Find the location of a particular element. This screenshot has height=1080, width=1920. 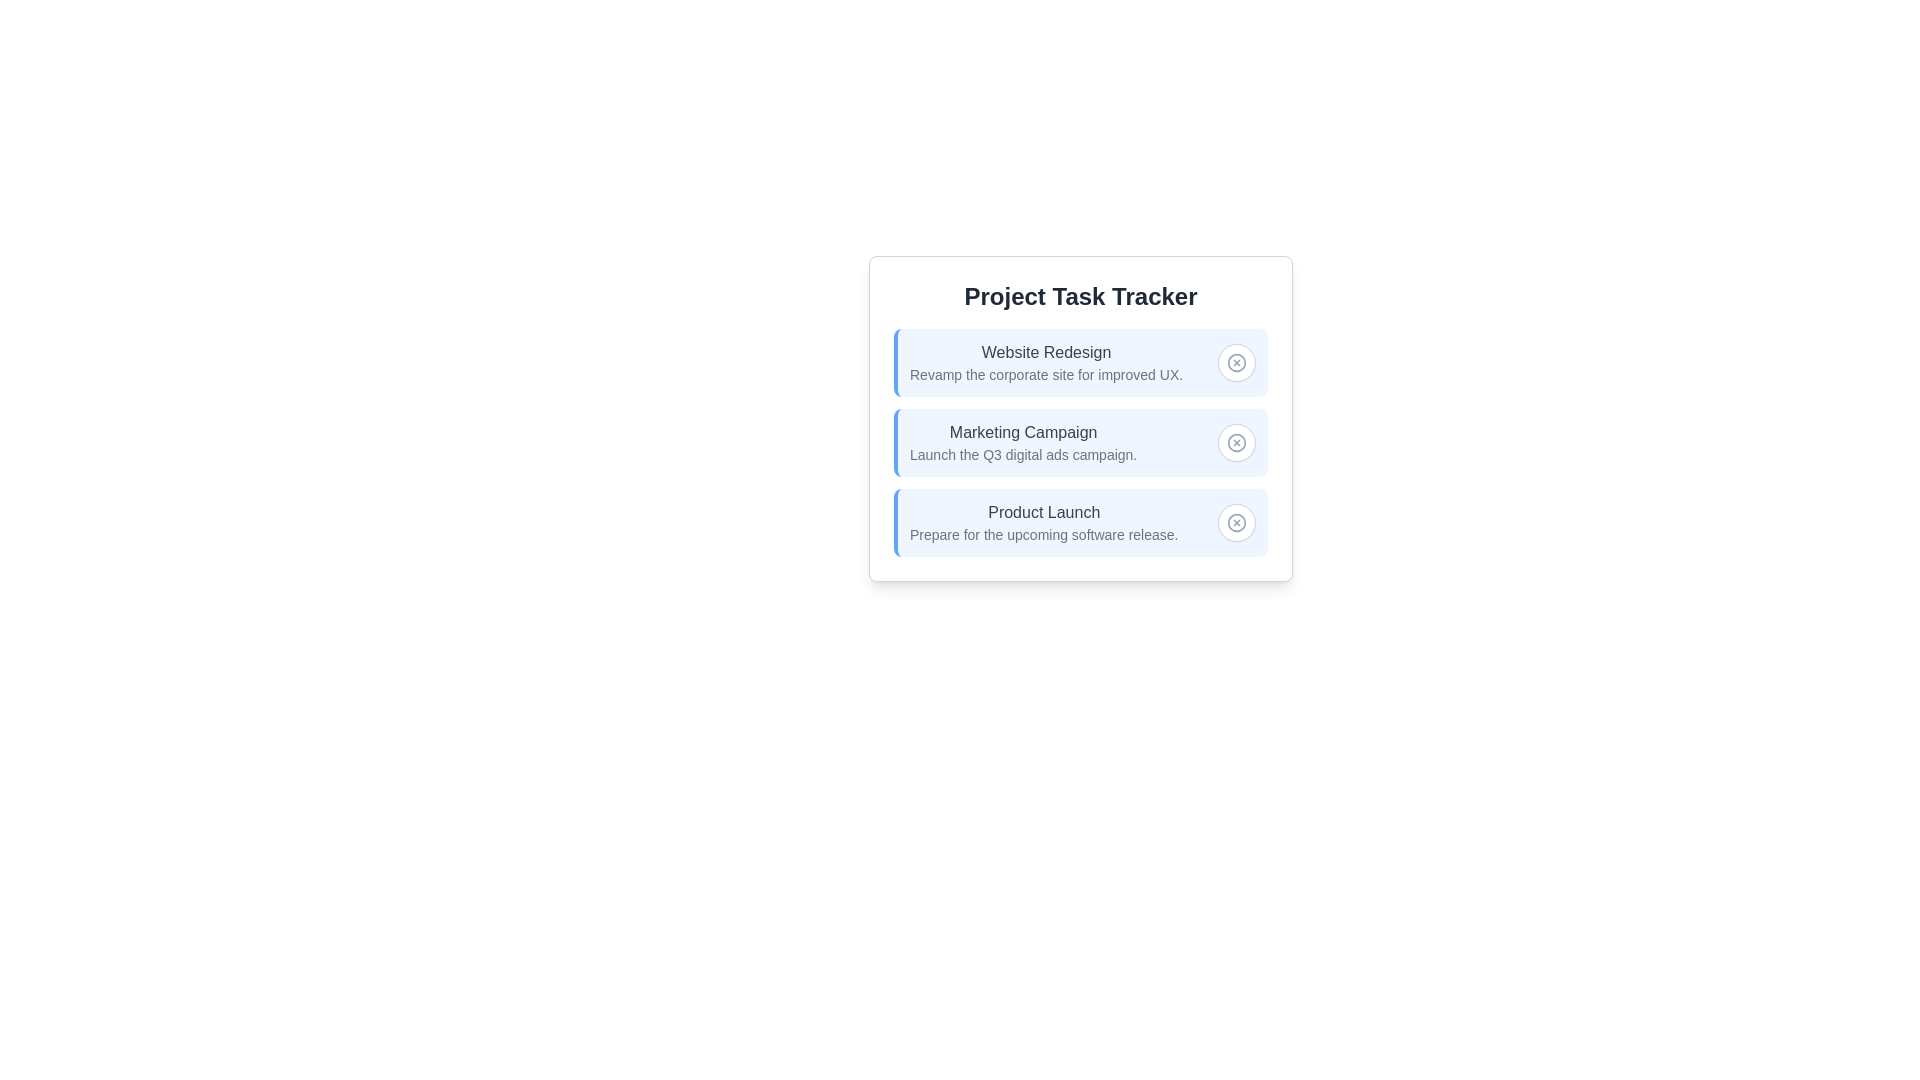

toggle button for the project named Marketing Campaign is located at coordinates (1236, 442).